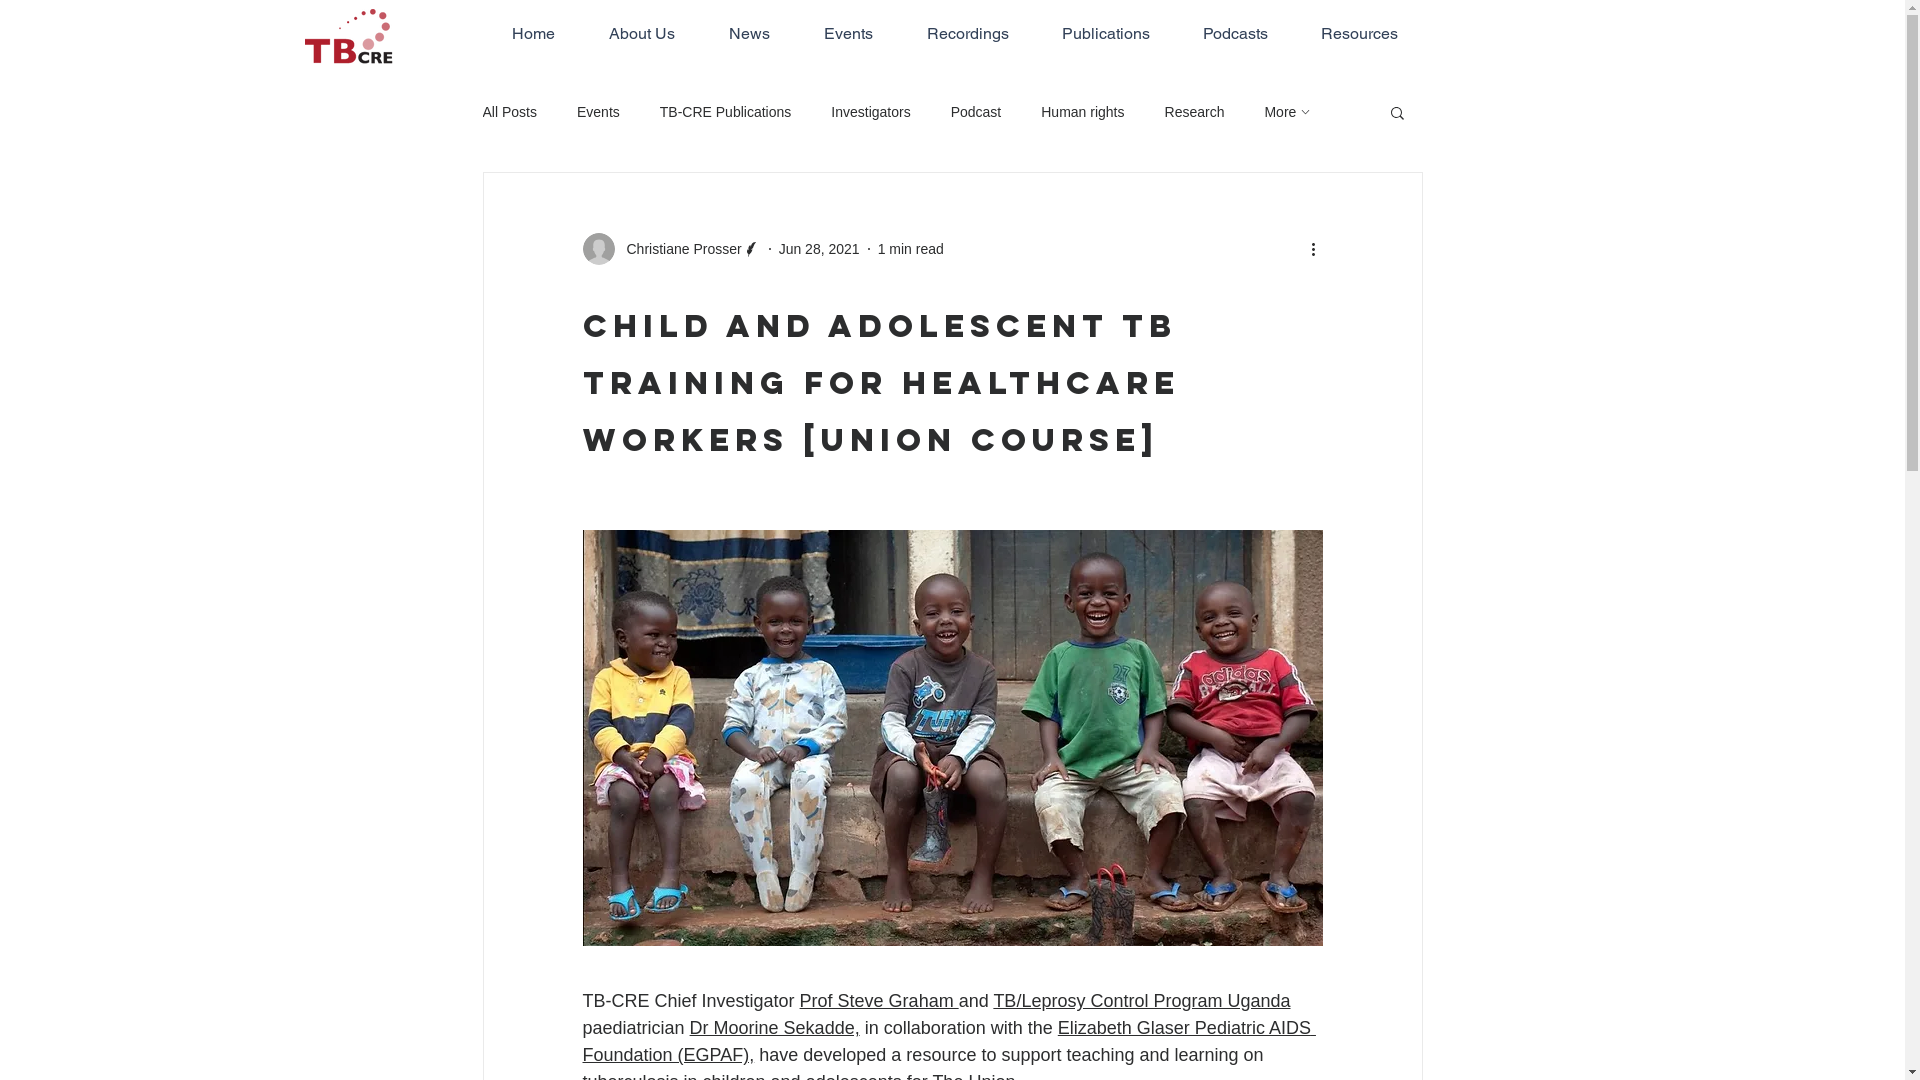  I want to click on 'Events', so click(597, 111).